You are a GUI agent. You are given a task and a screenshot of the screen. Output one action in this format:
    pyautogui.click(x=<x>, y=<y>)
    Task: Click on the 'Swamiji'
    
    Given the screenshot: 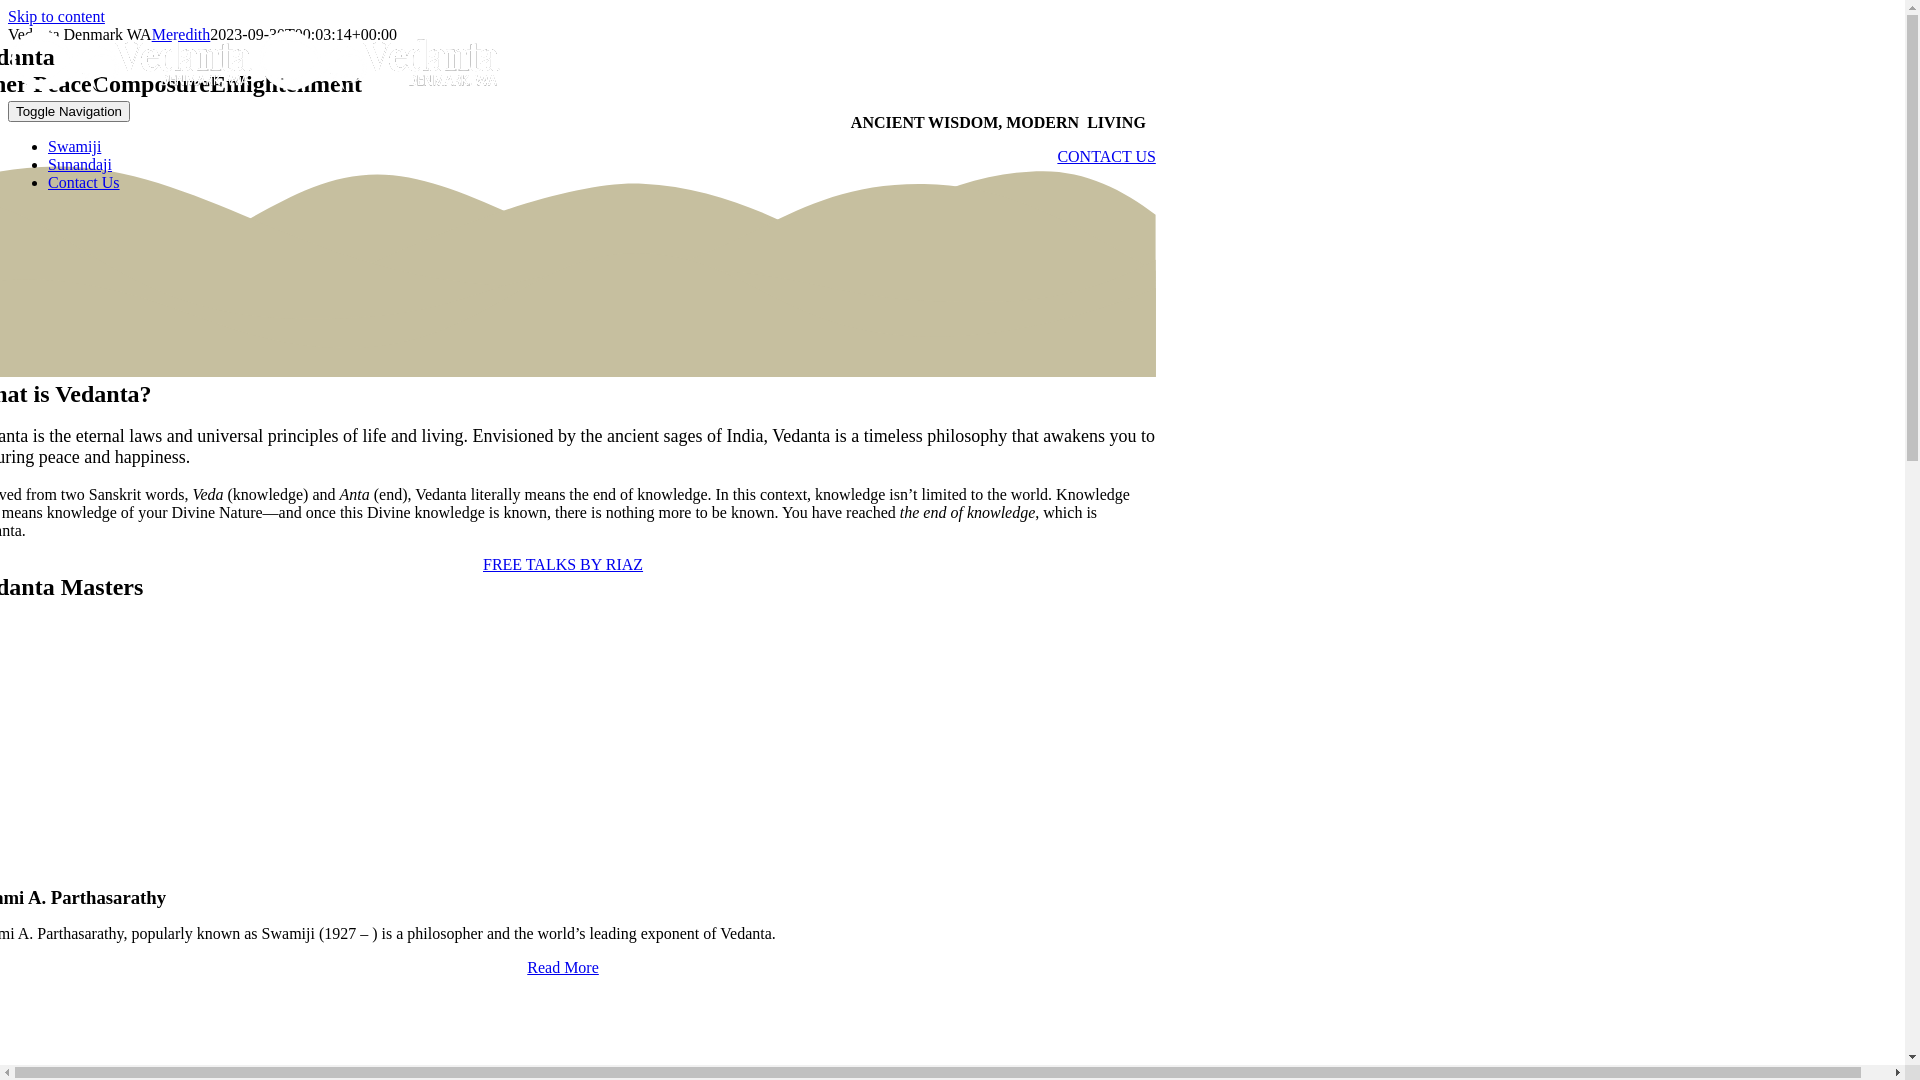 What is the action you would take?
    pyautogui.click(x=74, y=145)
    